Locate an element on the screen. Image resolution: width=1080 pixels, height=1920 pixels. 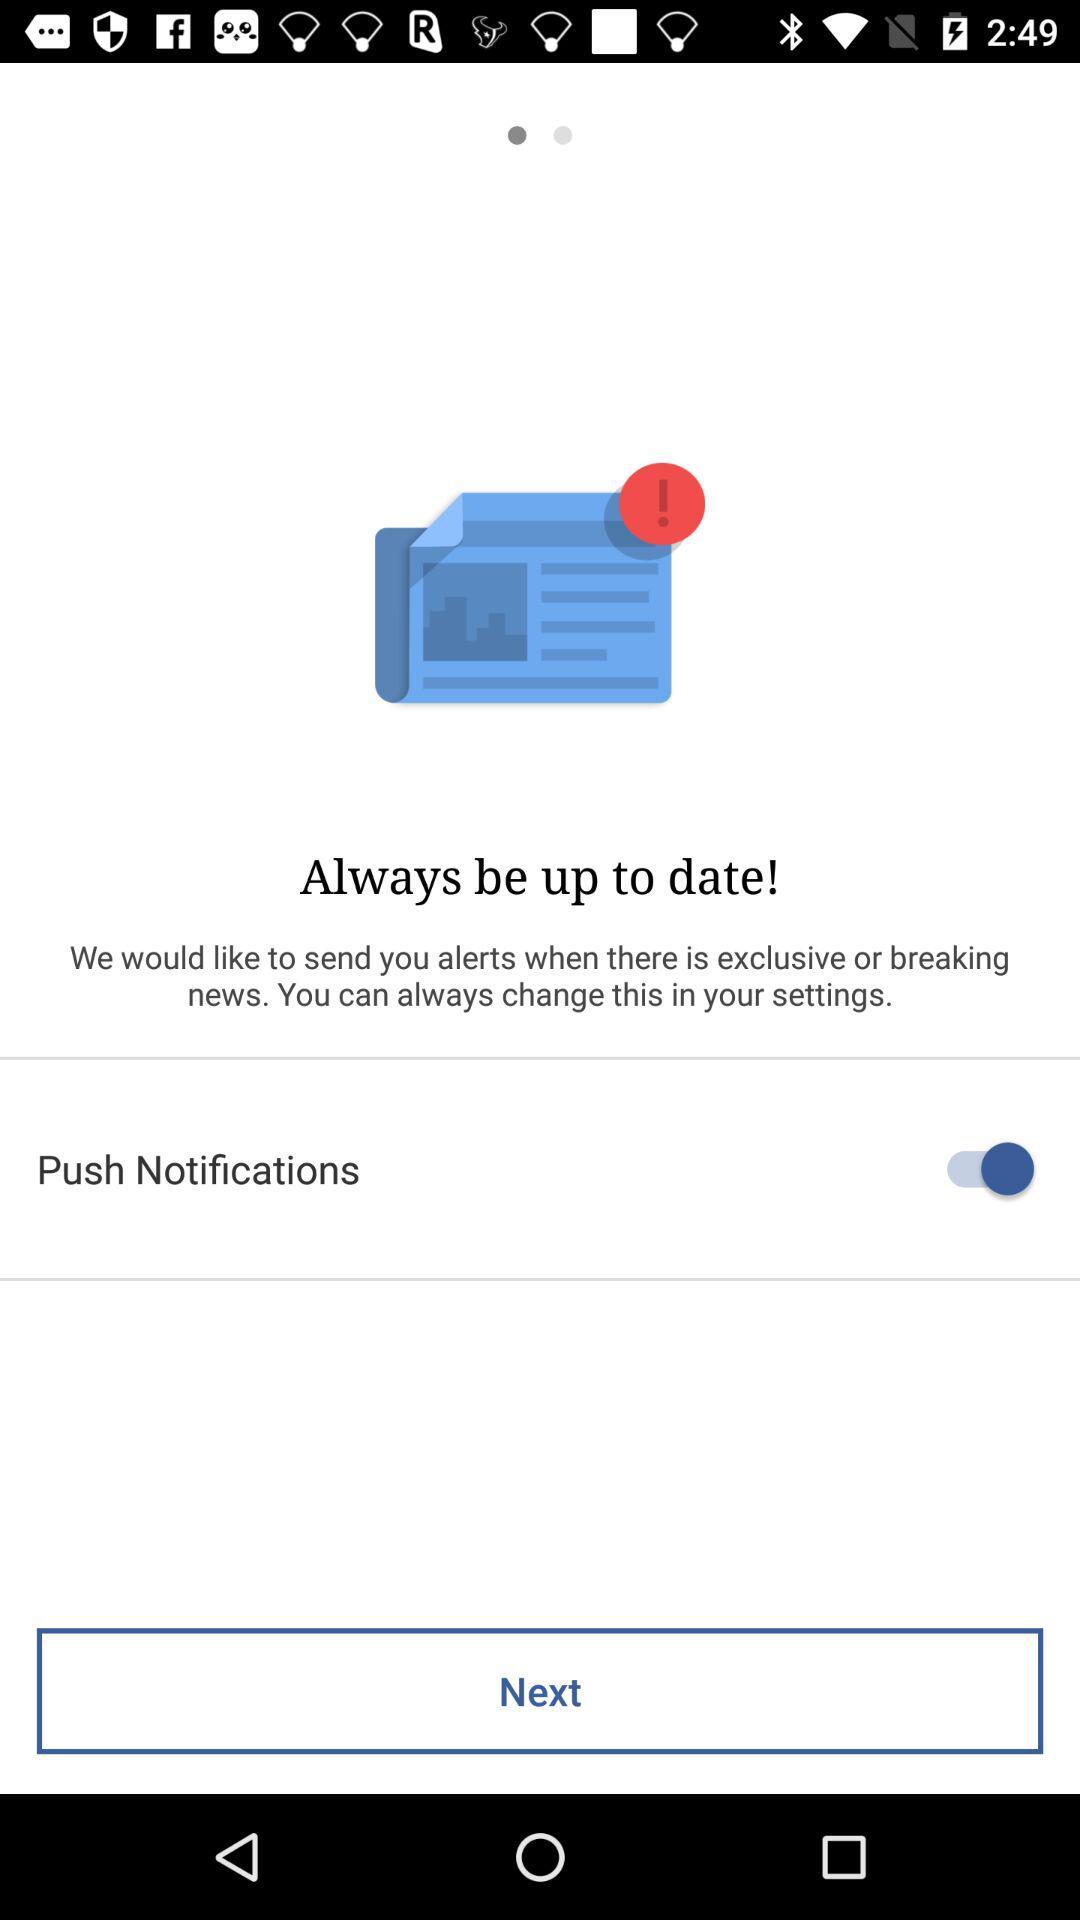
the next icon is located at coordinates (540, 1690).